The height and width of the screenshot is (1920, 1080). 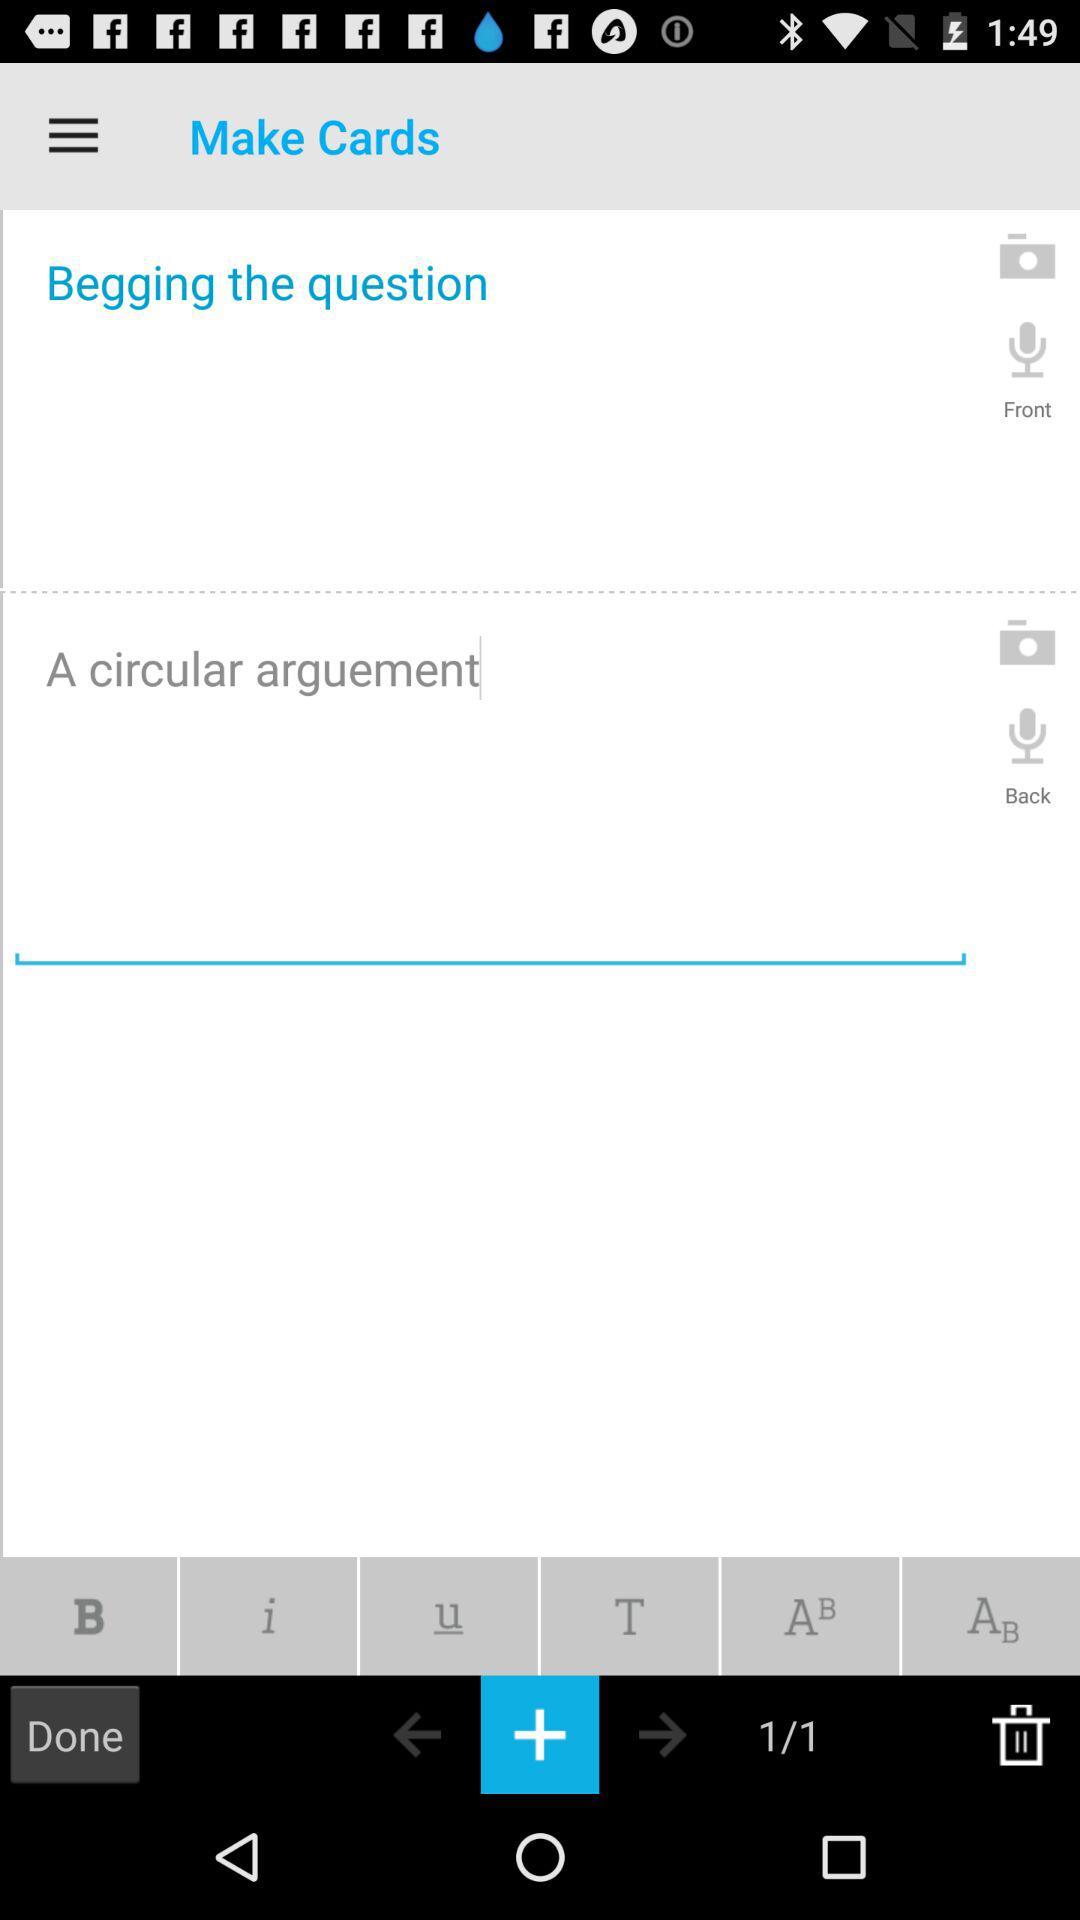 What do you see at coordinates (697, 1733) in the screenshot?
I see `go forward` at bounding box center [697, 1733].